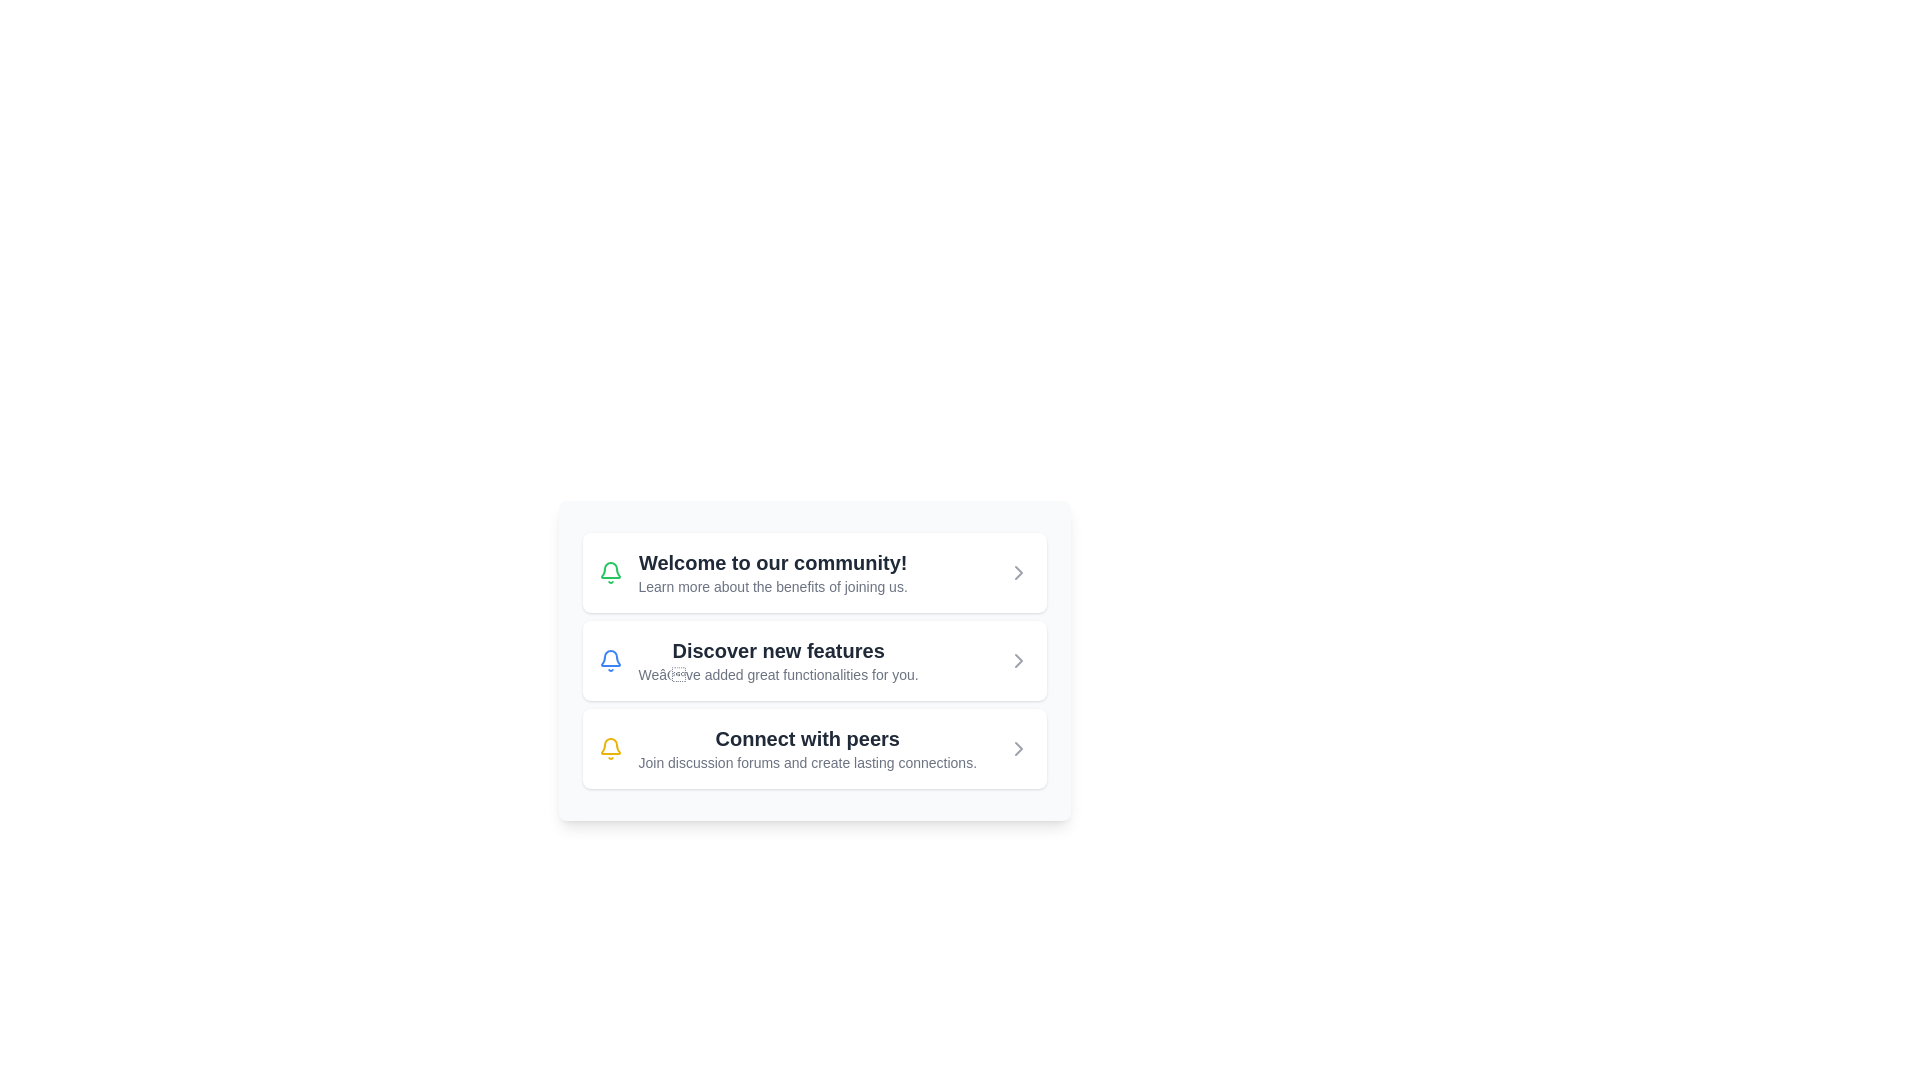 The image size is (1920, 1080). Describe the element at coordinates (772, 585) in the screenshot. I see `text displayed in the text label that says 'Learn more about the benefits of joining us.' located below the header 'Welcome to our community!' in the first card-like section` at that location.